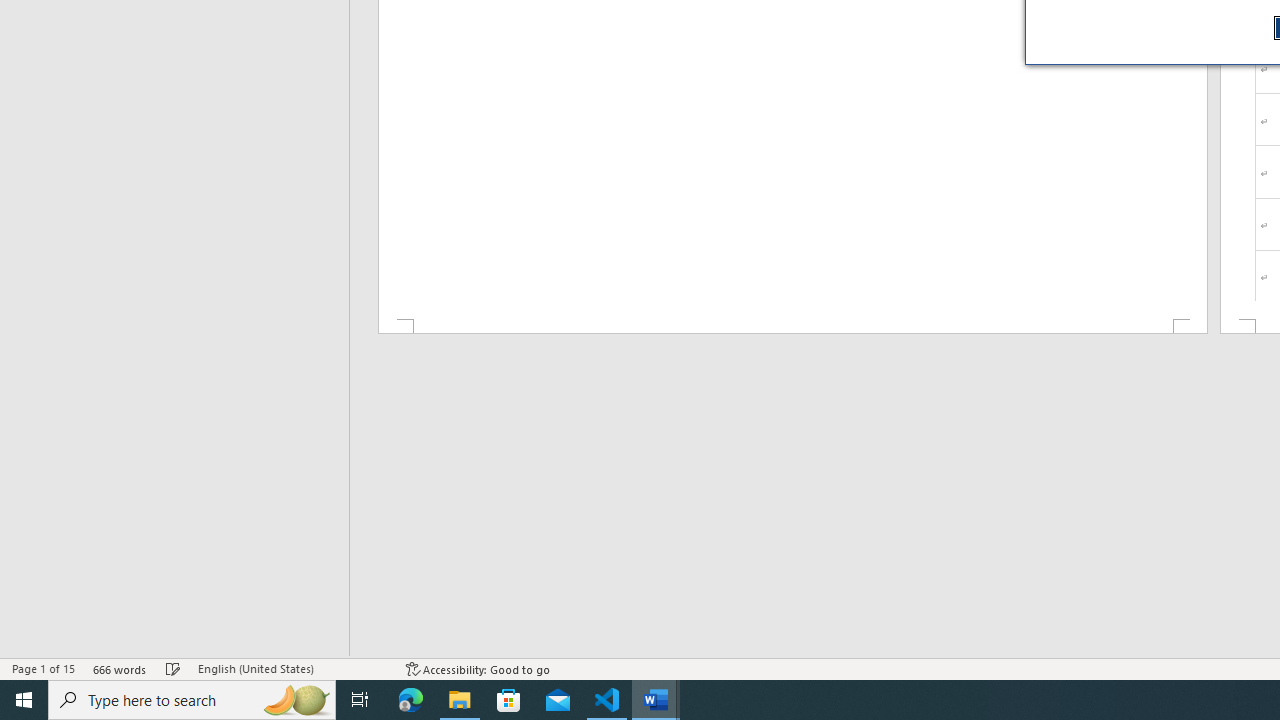  Describe the element at coordinates (291, 669) in the screenshot. I see `'Language English (United States)'` at that location.